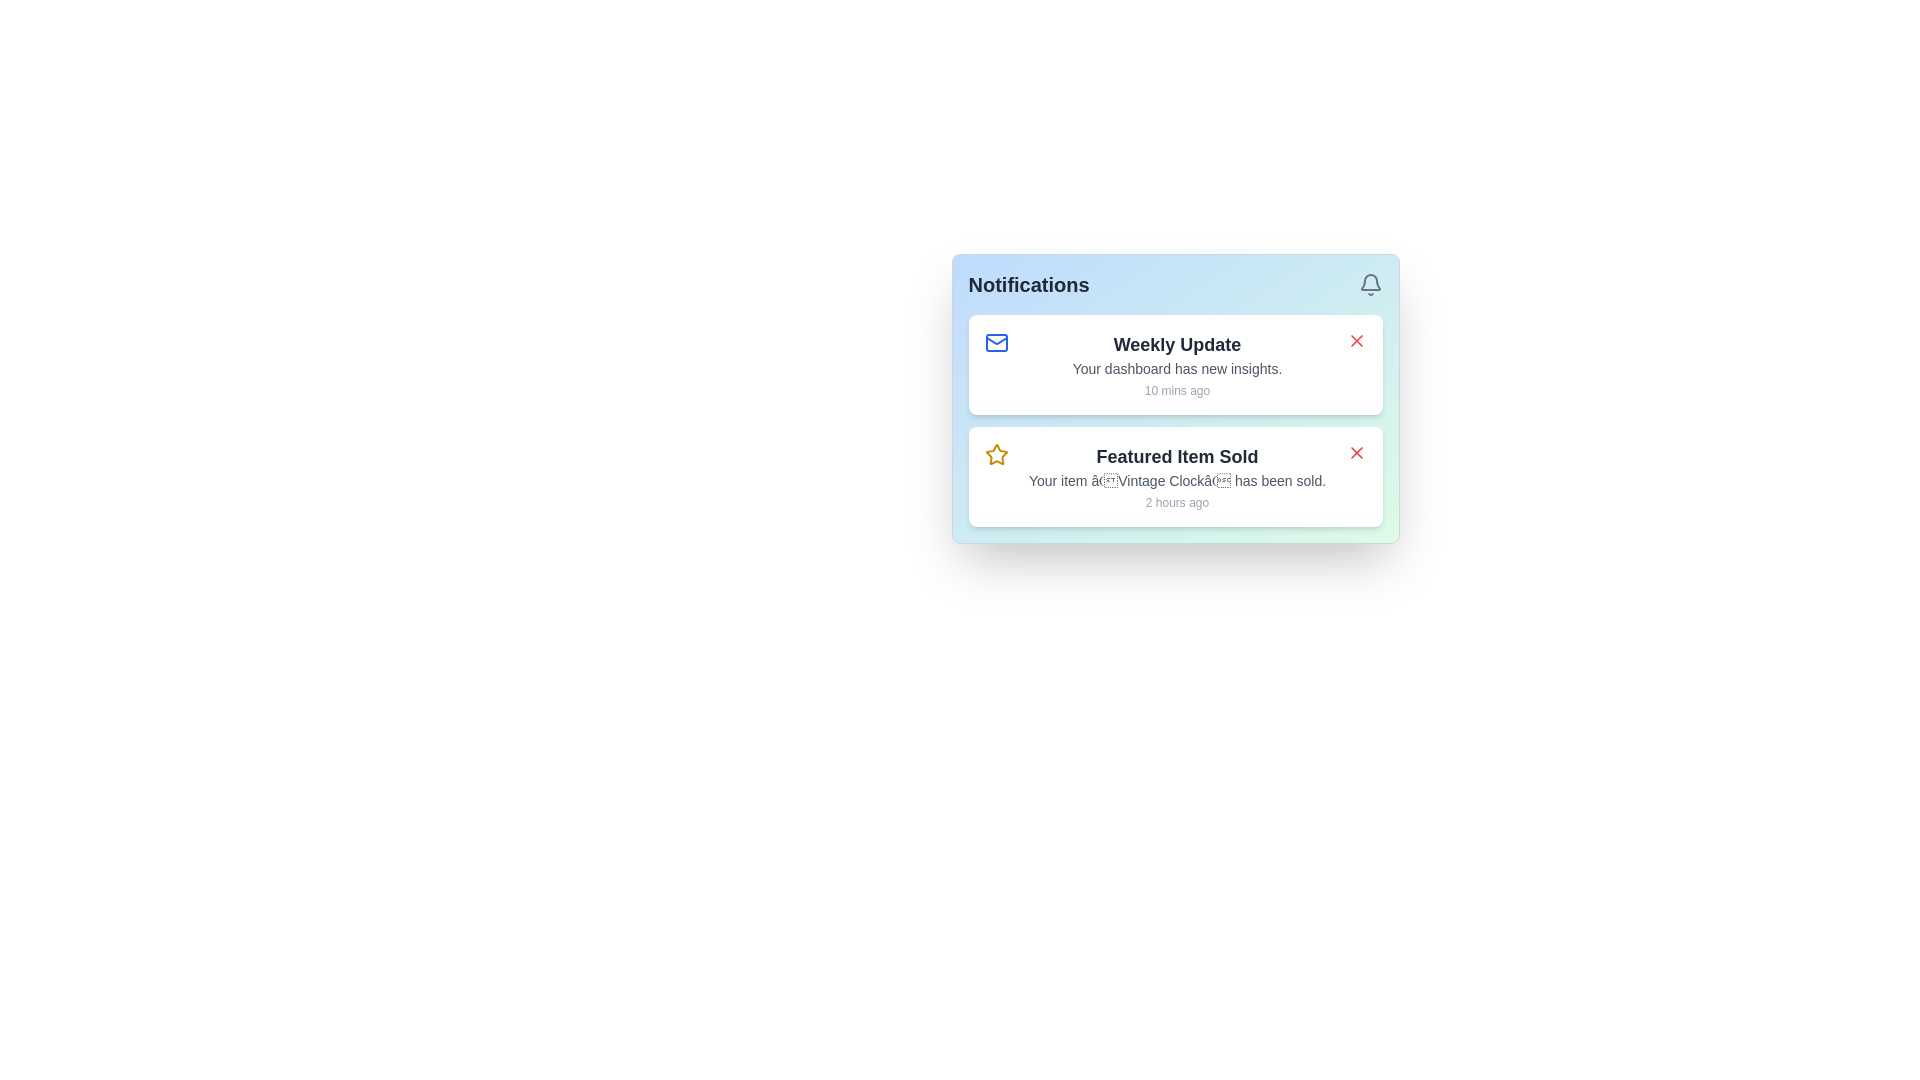 The height and width of the screenshot is (1080, 1920). I want to click on text of the Notification item located at the top of the notification panel, adjacent to an envelope icon on the left and a close (X) button on the right, so click(1177, 365).